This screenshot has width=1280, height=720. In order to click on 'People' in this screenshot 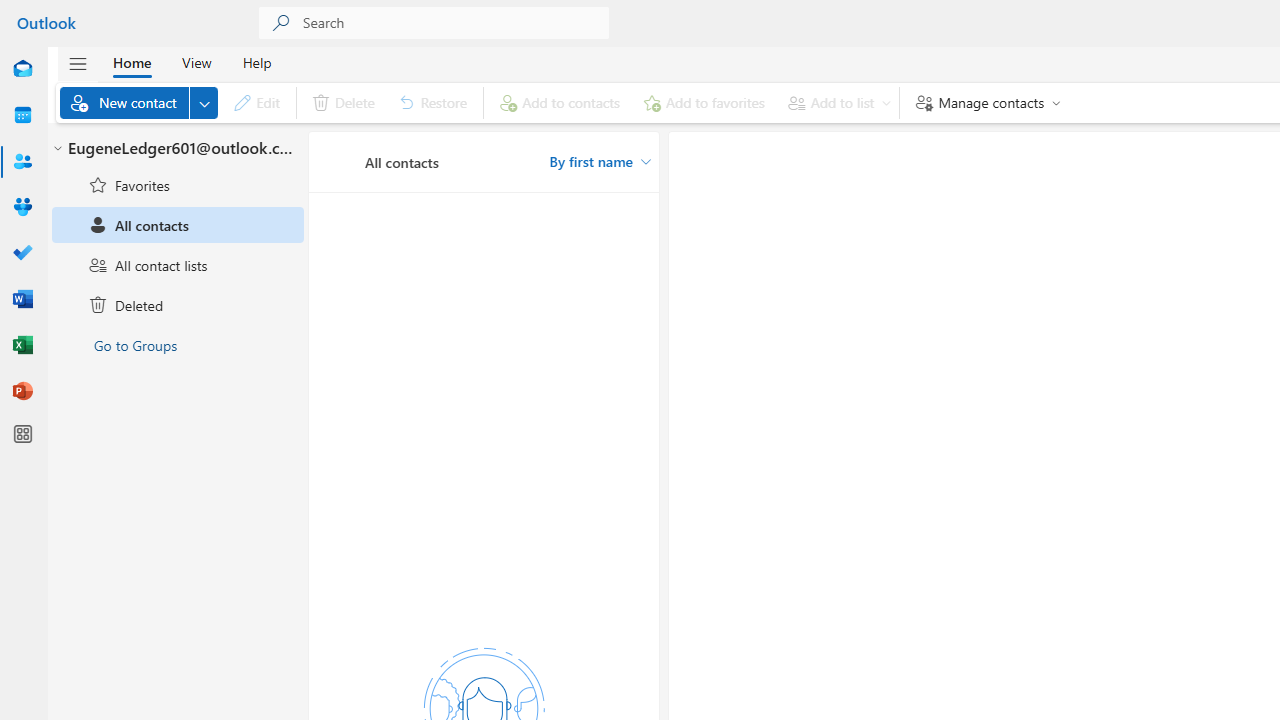, I will do `click(23, 161)`.